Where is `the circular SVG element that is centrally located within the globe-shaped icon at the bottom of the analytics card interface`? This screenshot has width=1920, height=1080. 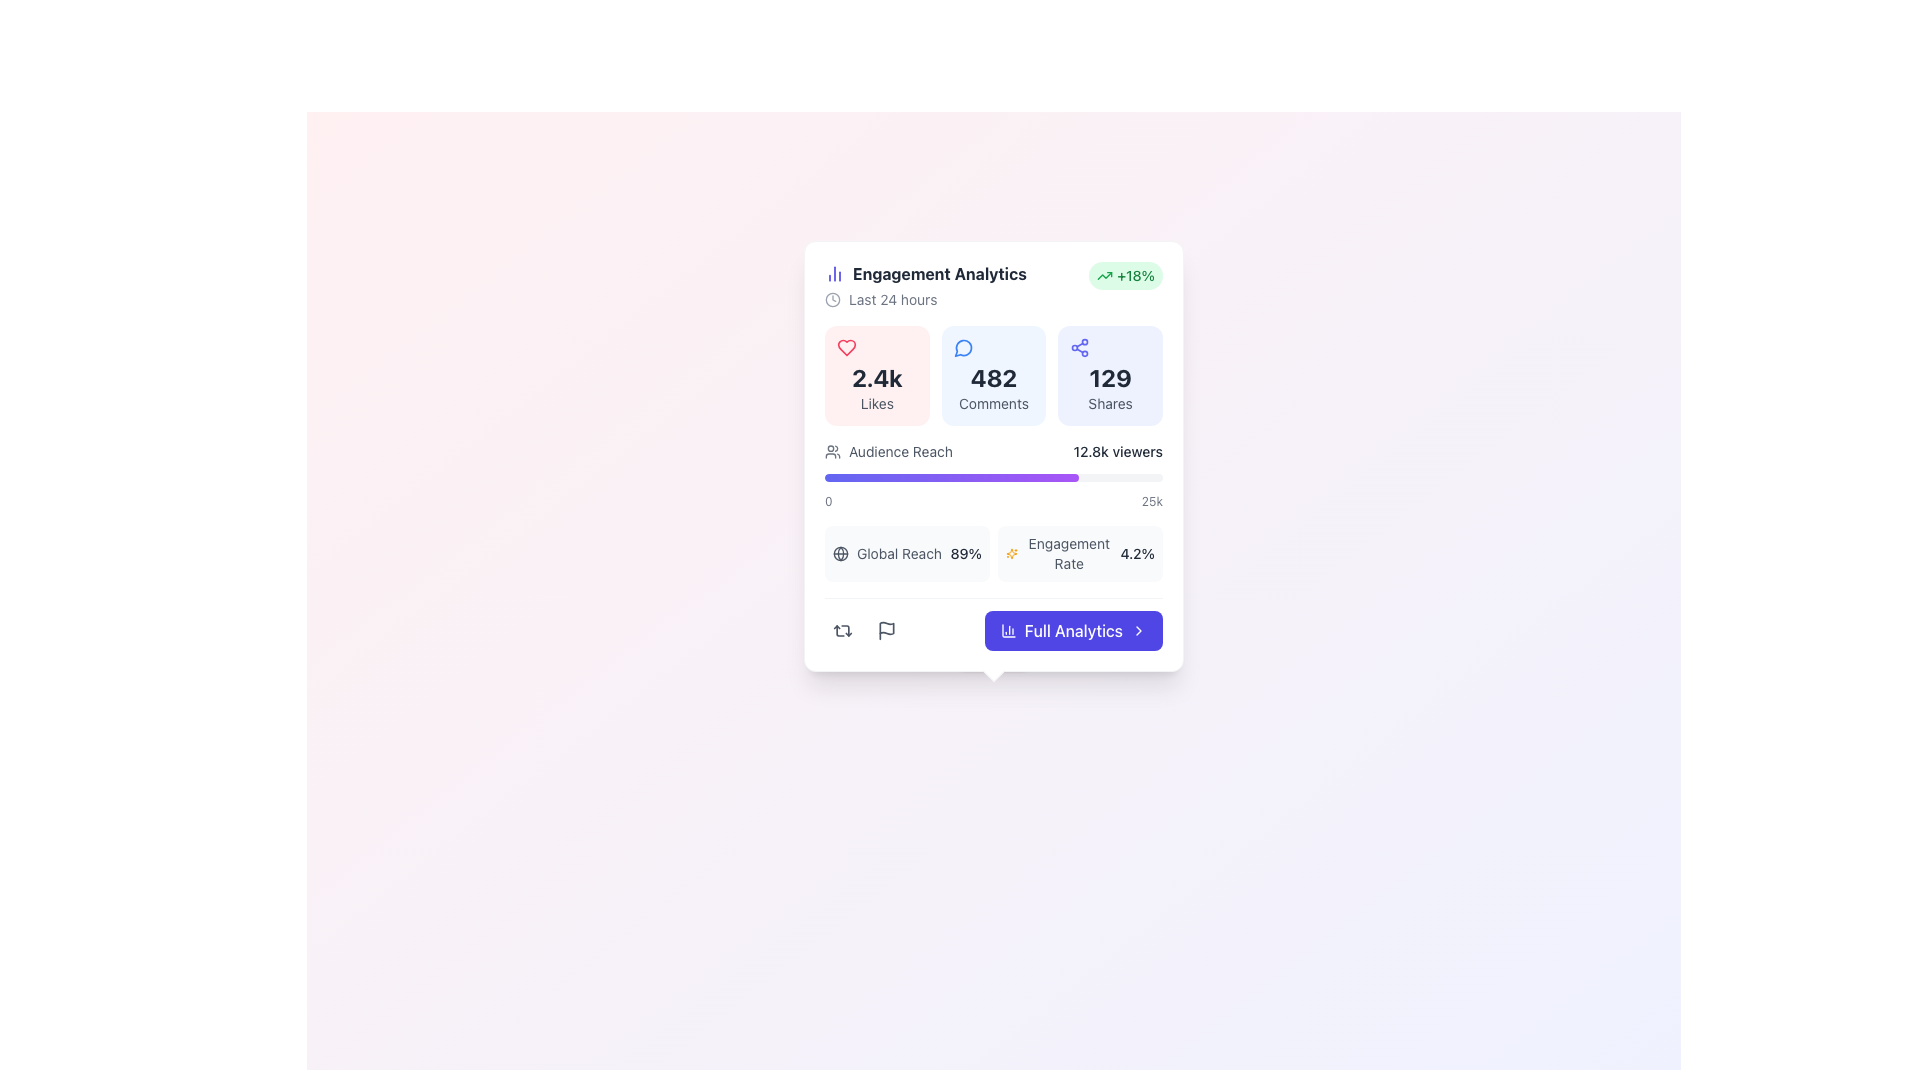 the circular SVG element that is centrally located within the globe-shaped icon at the bottom of the analytics card interface is located at coordinates (840, 554).